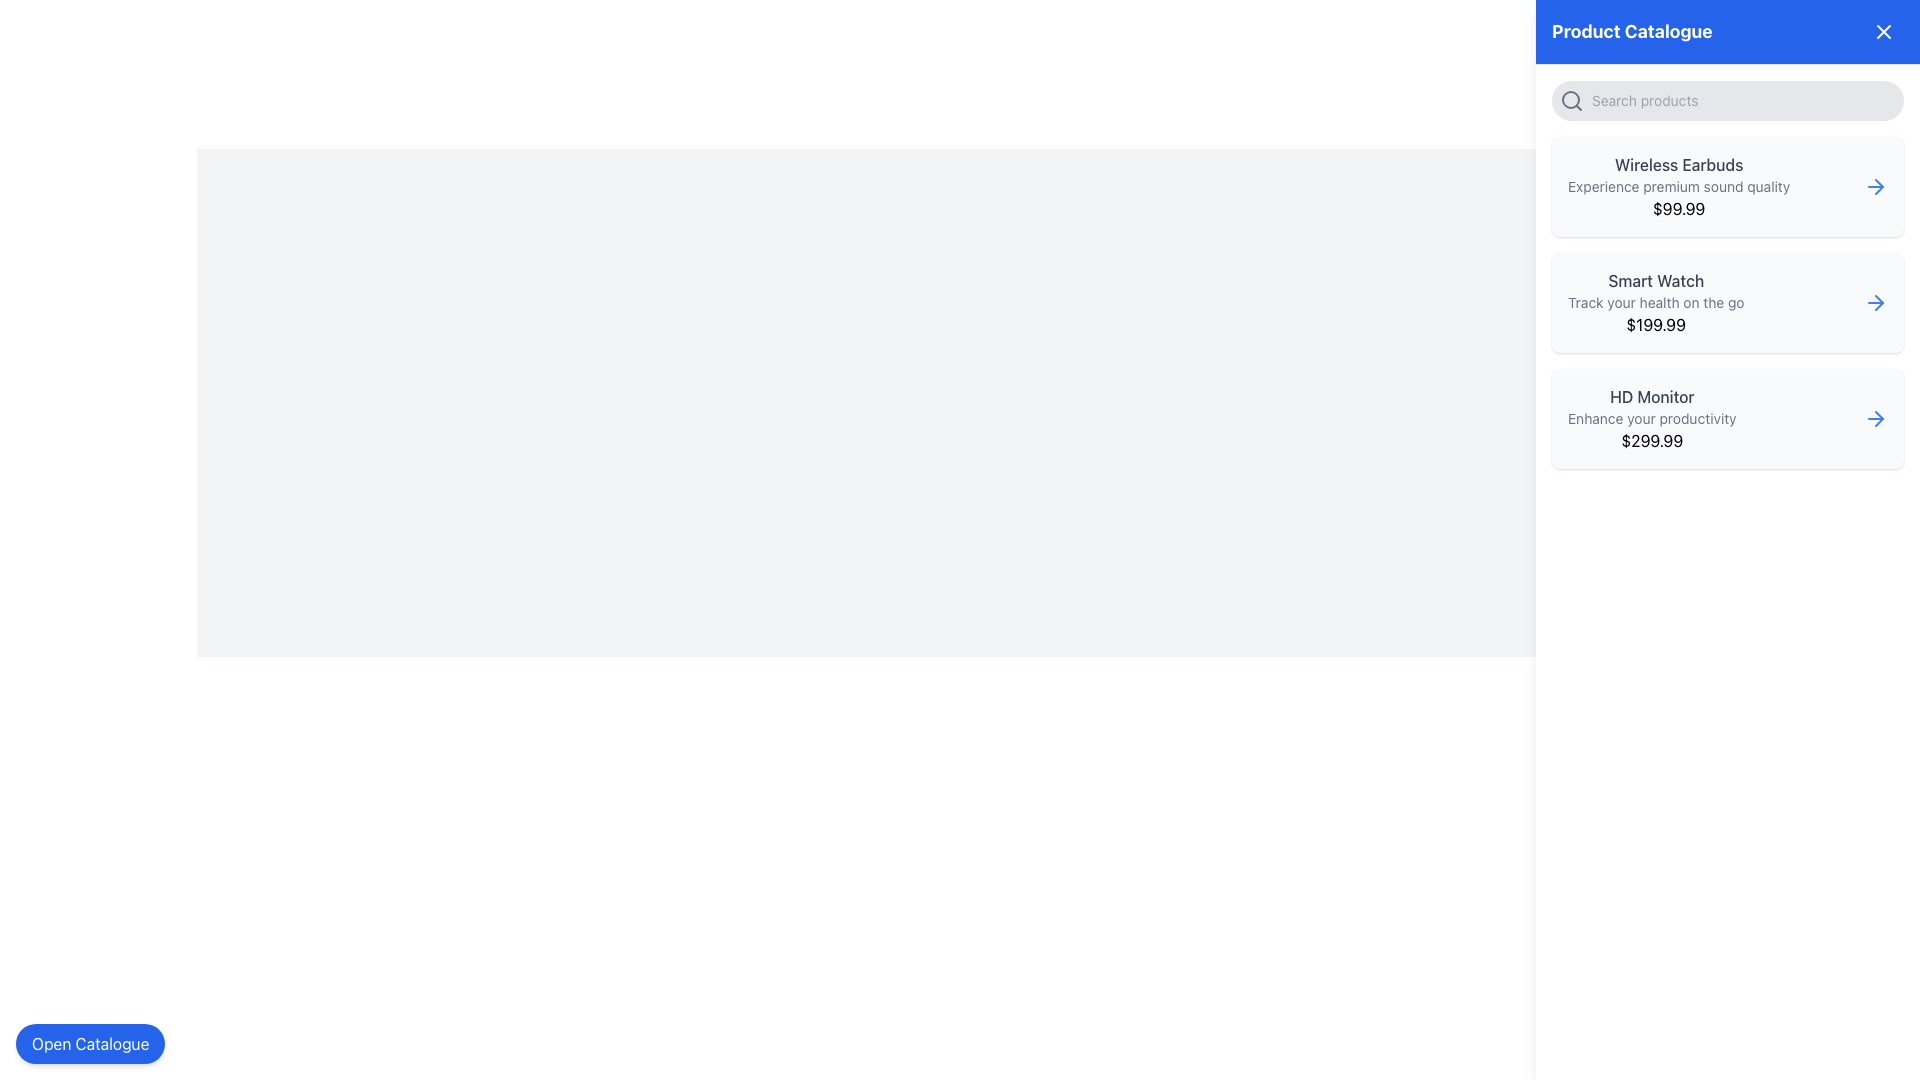 The width and height of the screenshot is (1920, 1080). What do you see at coordinates (1878, 418) in the screenshot?
I see `the navigation icon for the 'HD Monitor' product entry` at bounding box center [1878, 418].